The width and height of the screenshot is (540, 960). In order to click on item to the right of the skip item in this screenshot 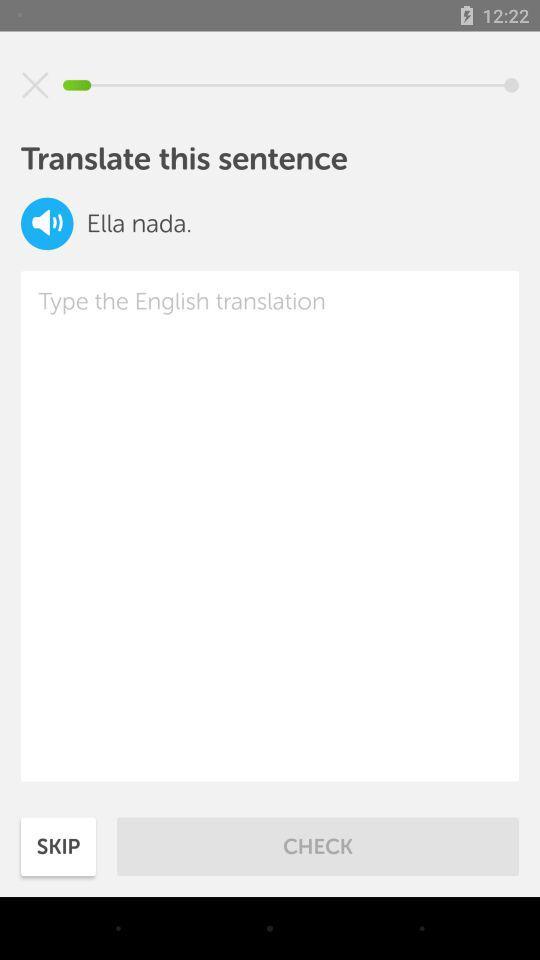, I will do `click(318, 845)`.